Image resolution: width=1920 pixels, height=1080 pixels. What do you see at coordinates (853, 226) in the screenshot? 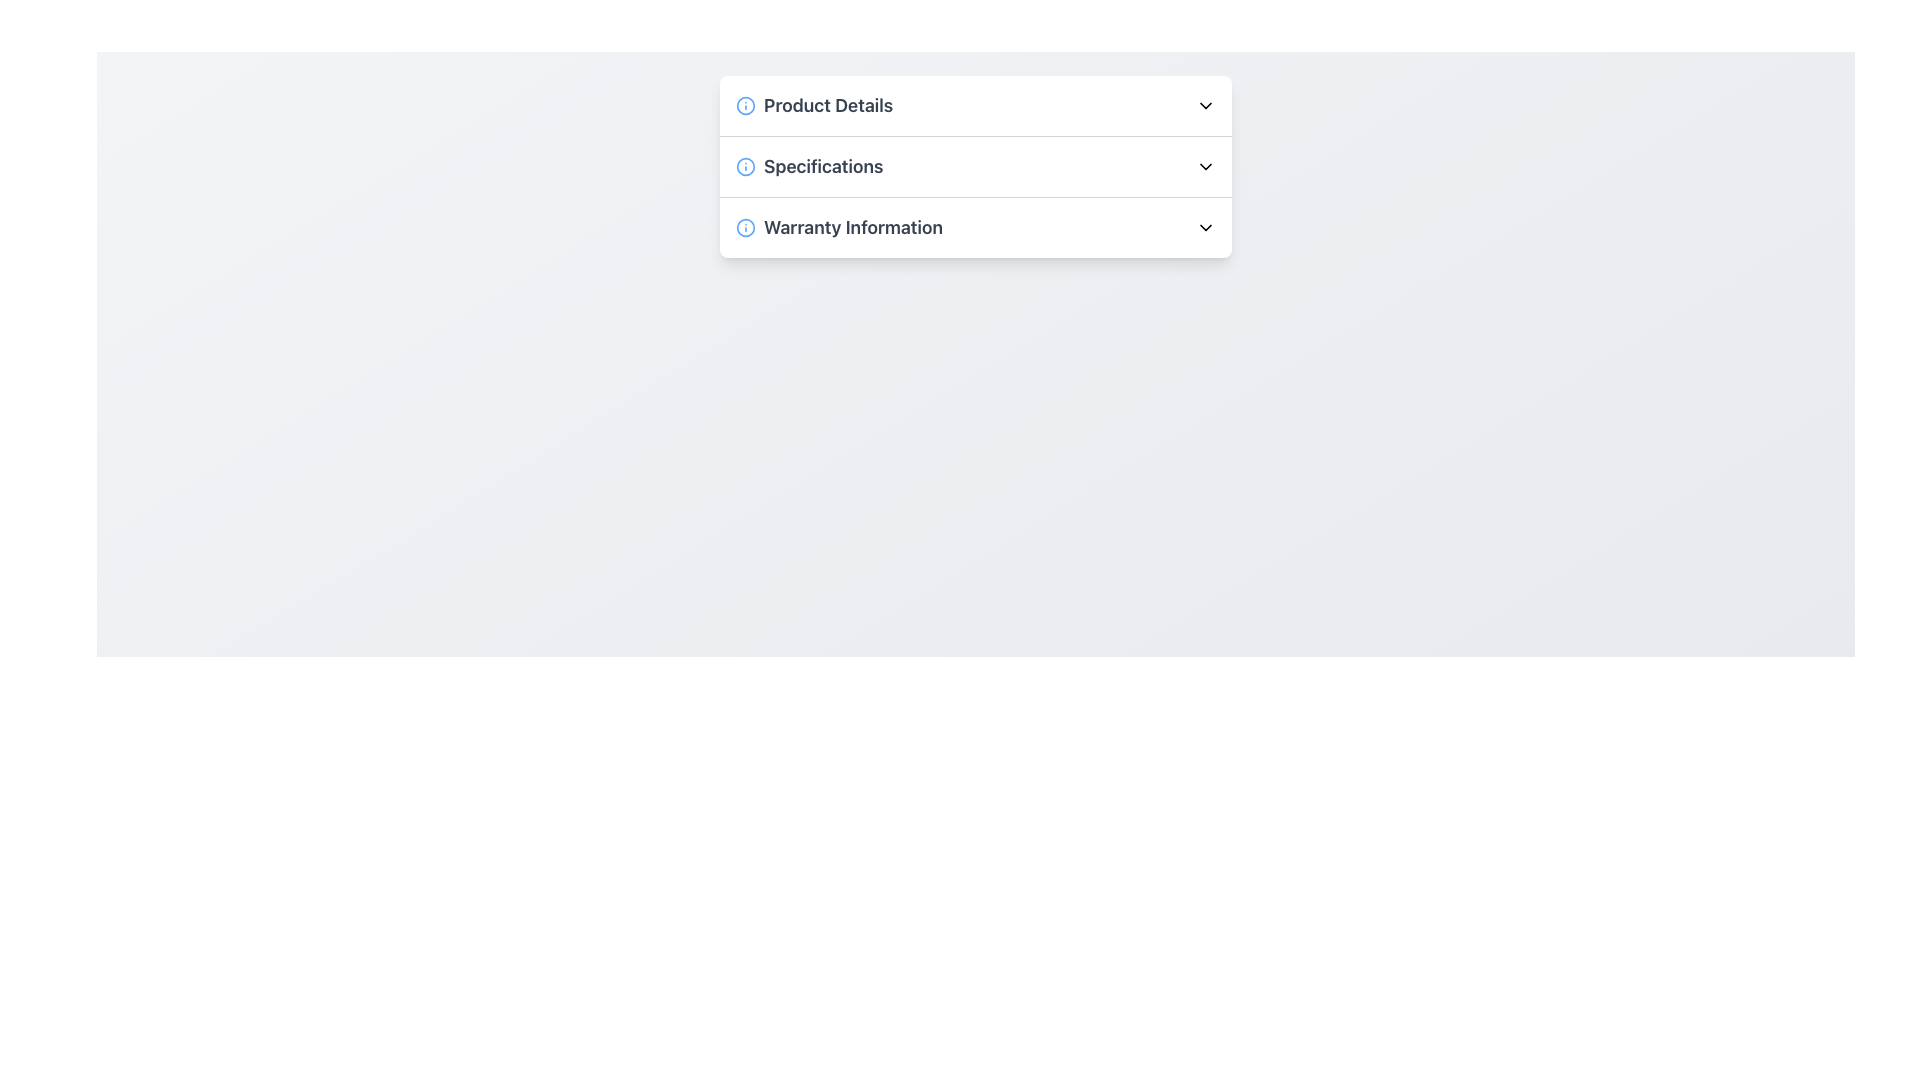
I see `the third text label indicating the title or section header for the associated warranty details` at bounding box center [853, 226].